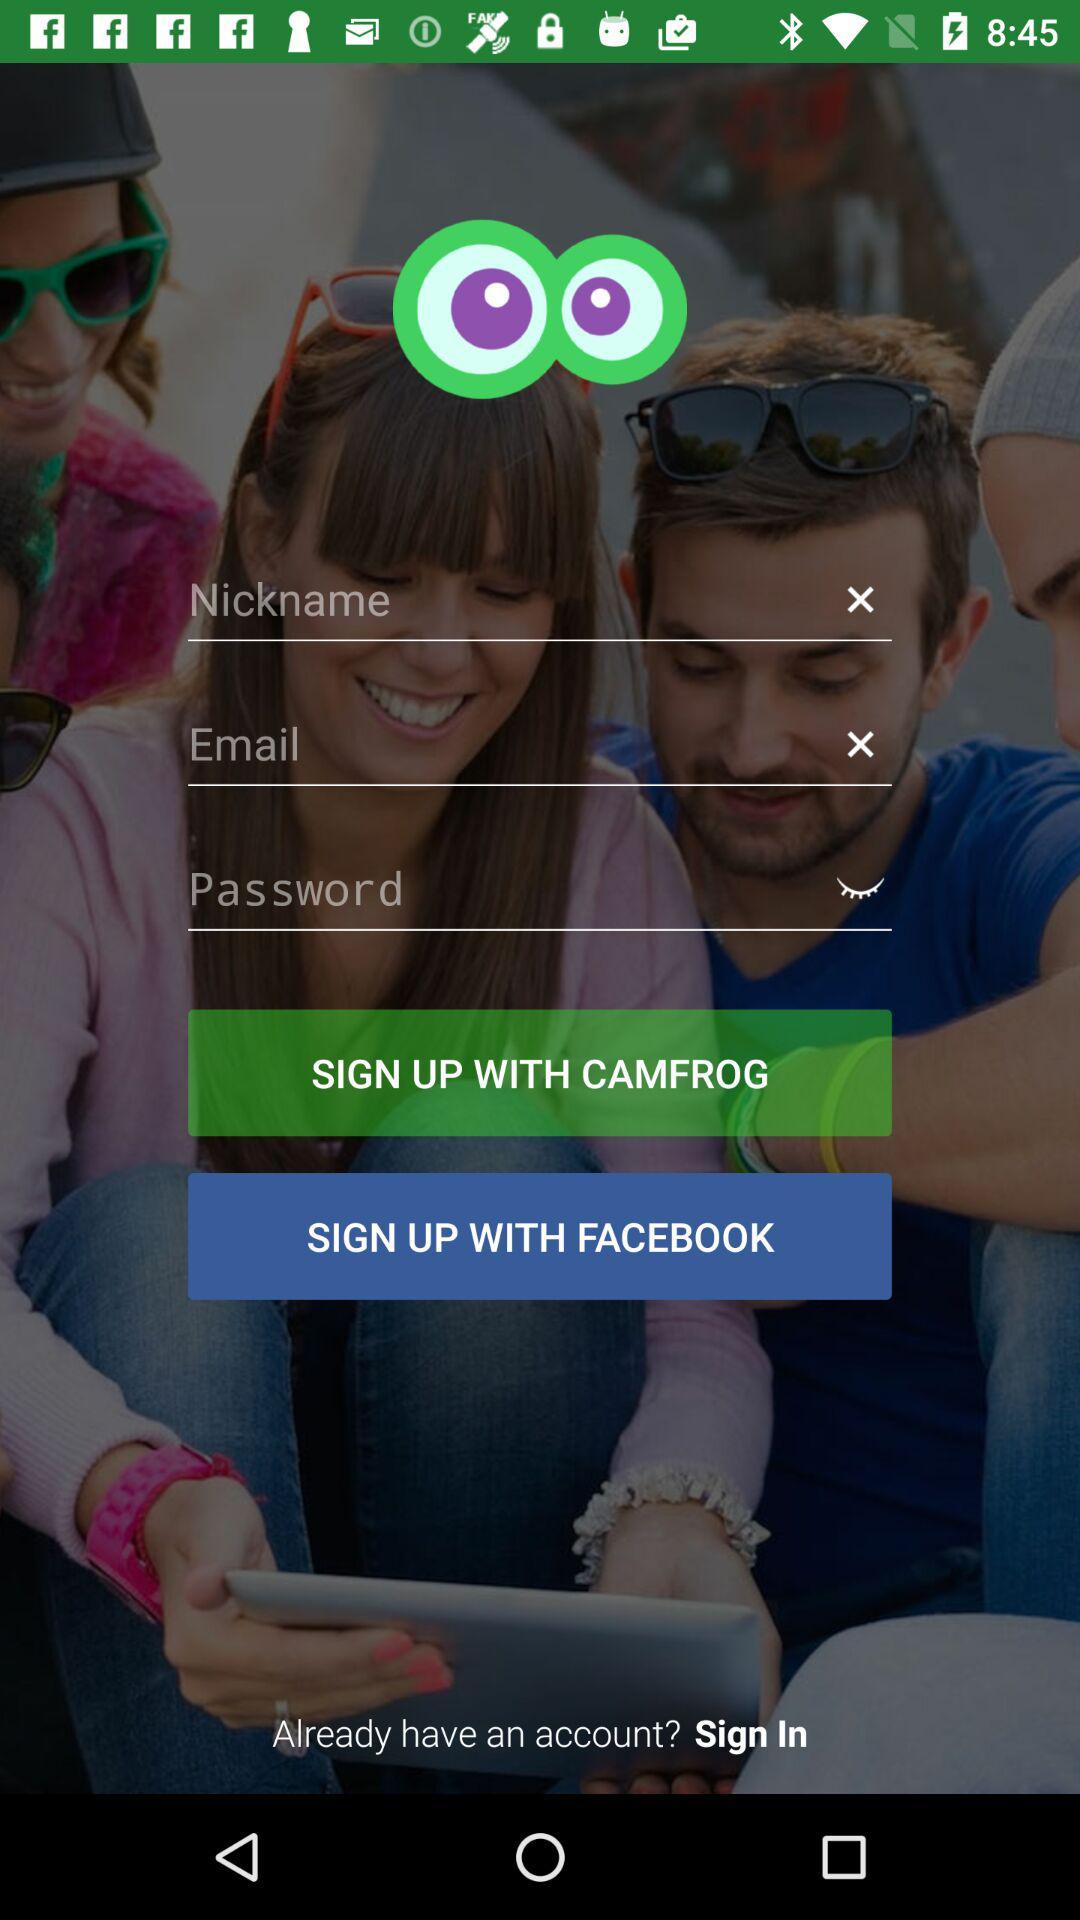 Image resolution: width=1080 pixels, height=1920 pixels. What do you see at coordinates (859, 887) in the screenshot?
I see `confirm password` at bounding box center [859, 887].